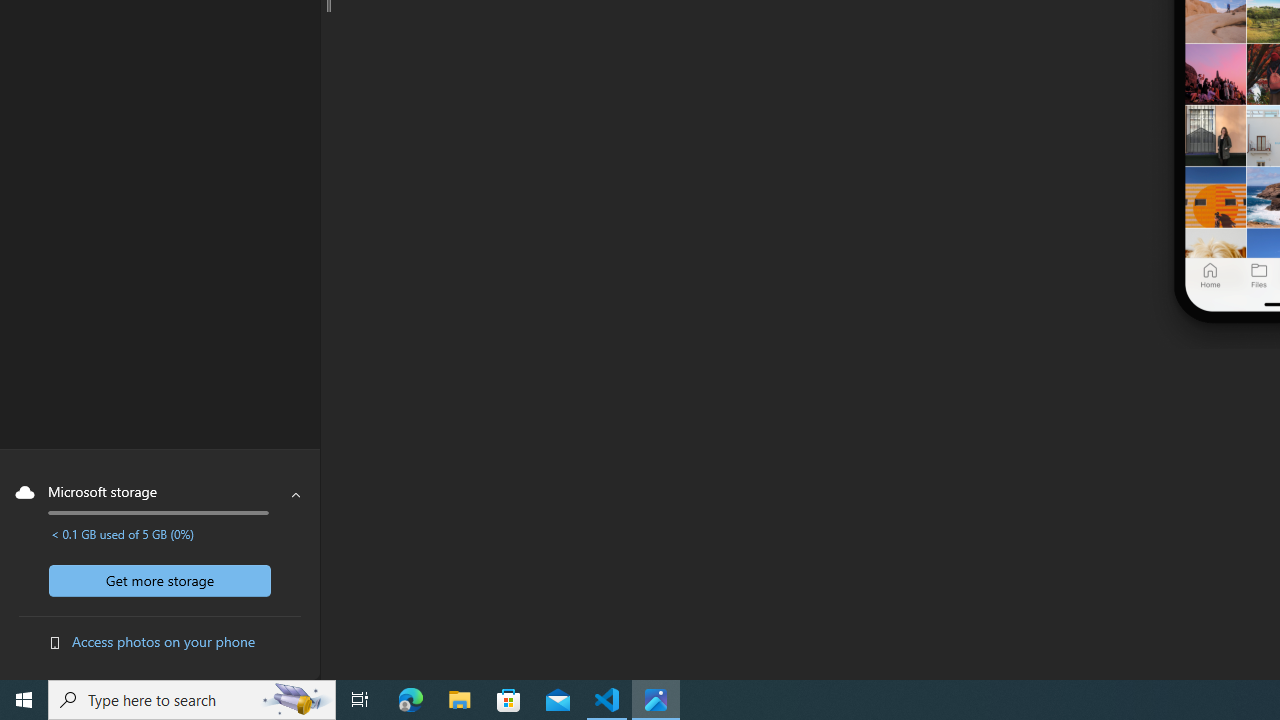 The image size is (1280, 720). Describe the element at coordinates (24, 698) in the screenshot. I see `'Start'` at that location.